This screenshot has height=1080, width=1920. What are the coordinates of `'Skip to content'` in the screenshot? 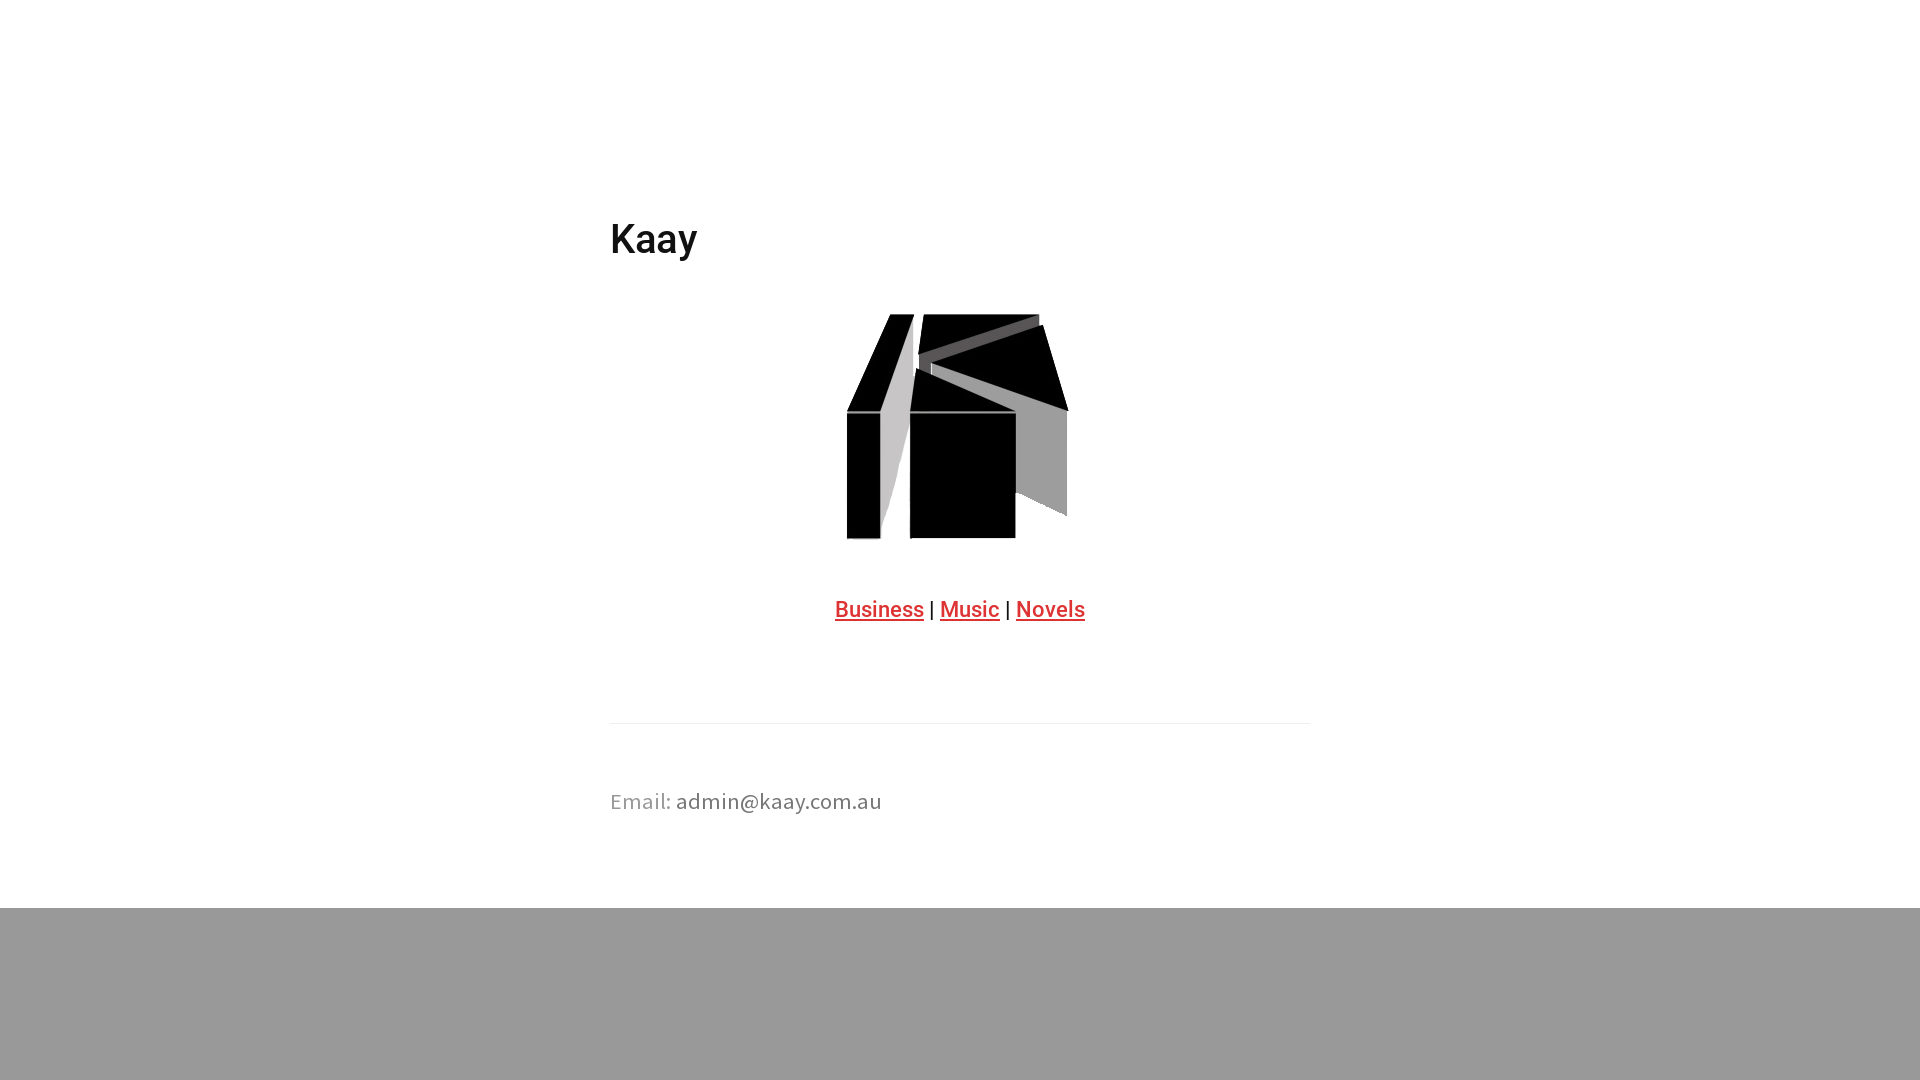 It's located at (609, 100).